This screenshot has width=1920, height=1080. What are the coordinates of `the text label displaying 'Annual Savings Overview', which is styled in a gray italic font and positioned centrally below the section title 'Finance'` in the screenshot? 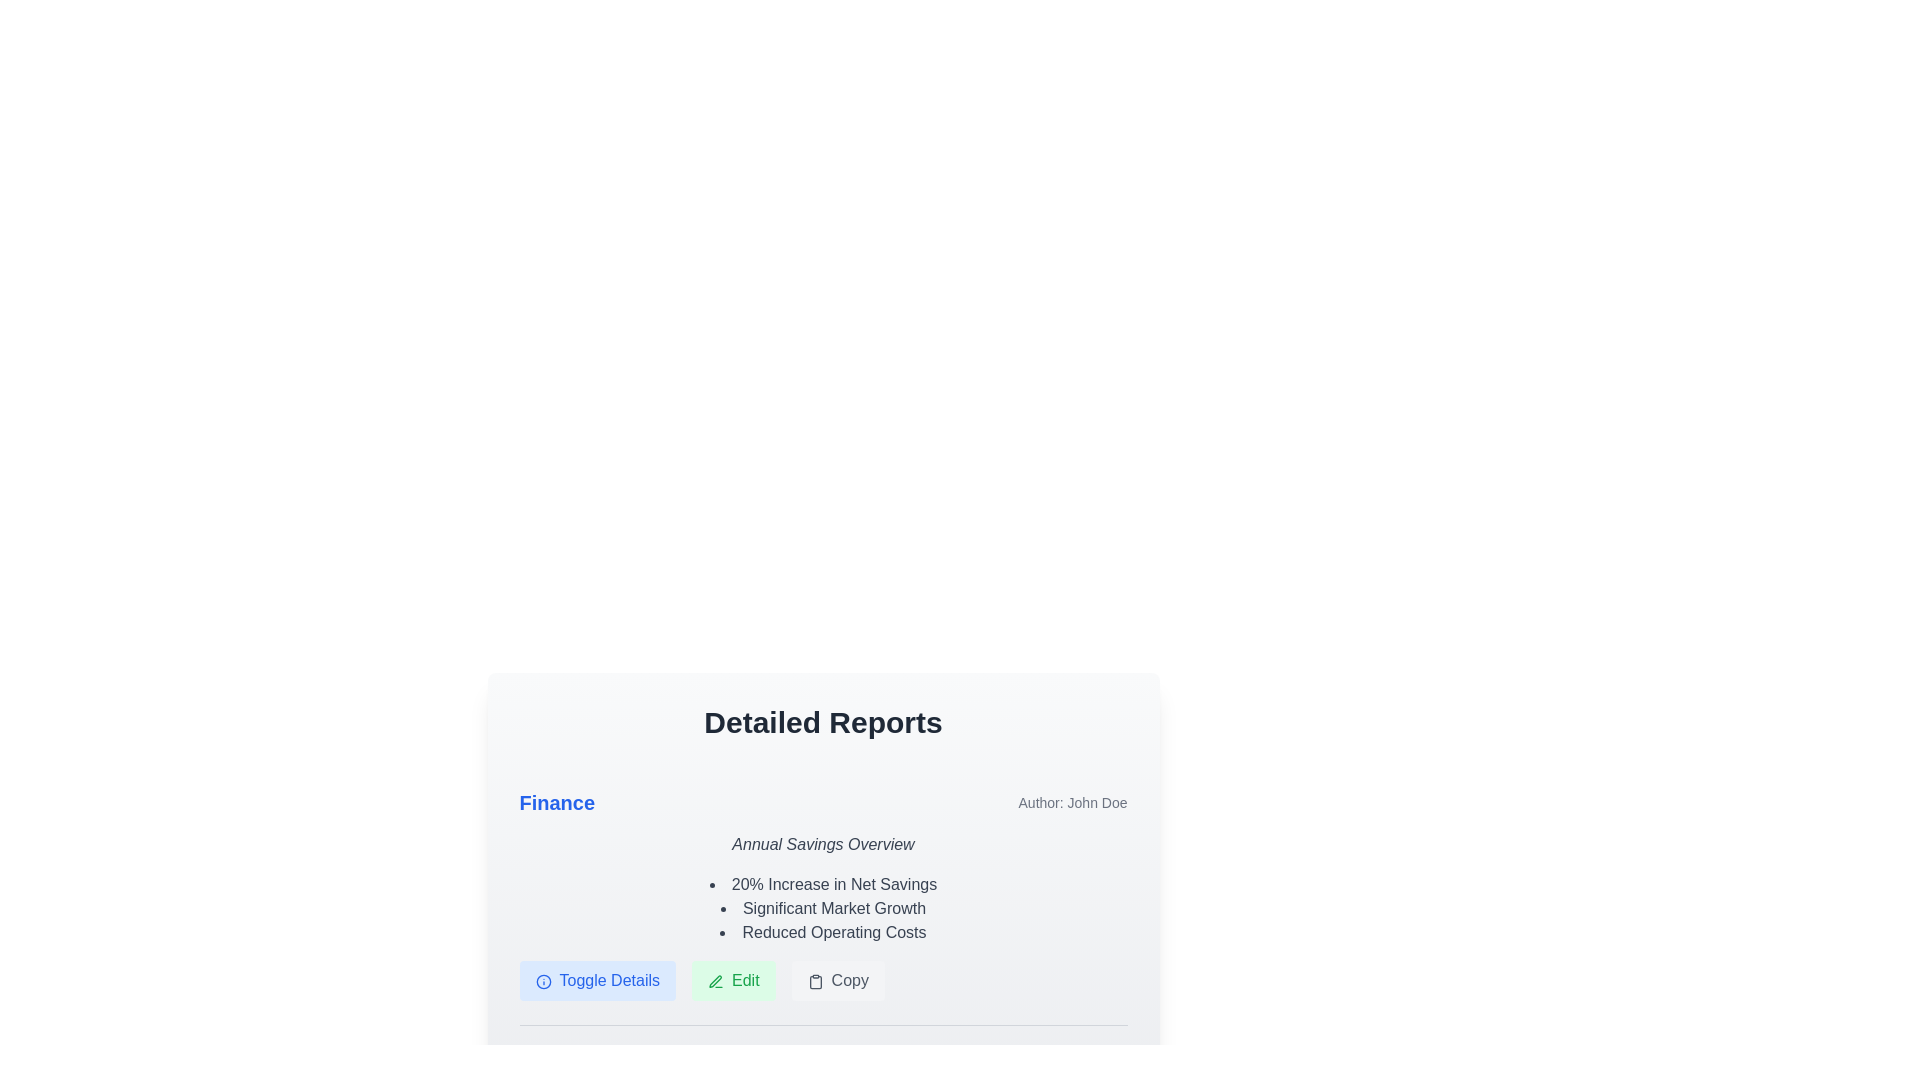 It's located at (823, 844).